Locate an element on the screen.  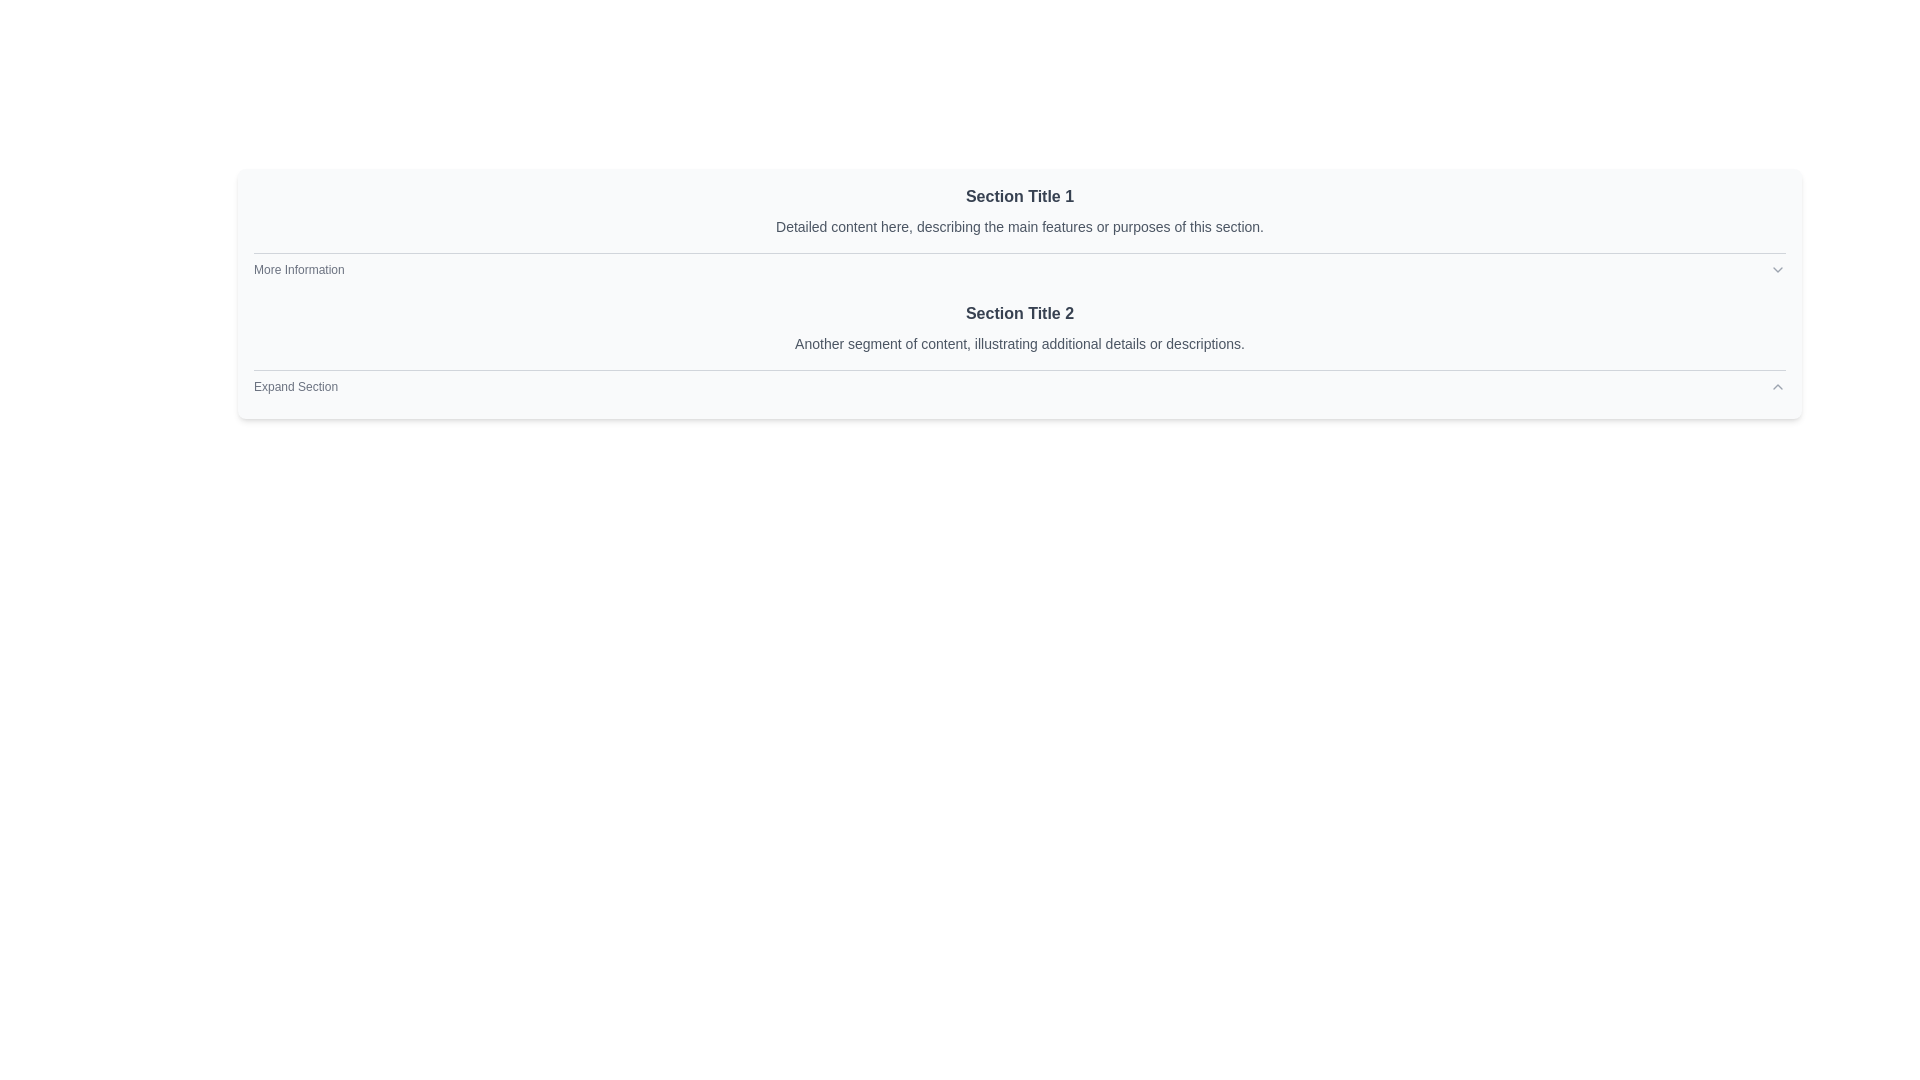
header text located at the top section of the interface, which serves as a title for the content that follows is located at coordinates (1019, 196).